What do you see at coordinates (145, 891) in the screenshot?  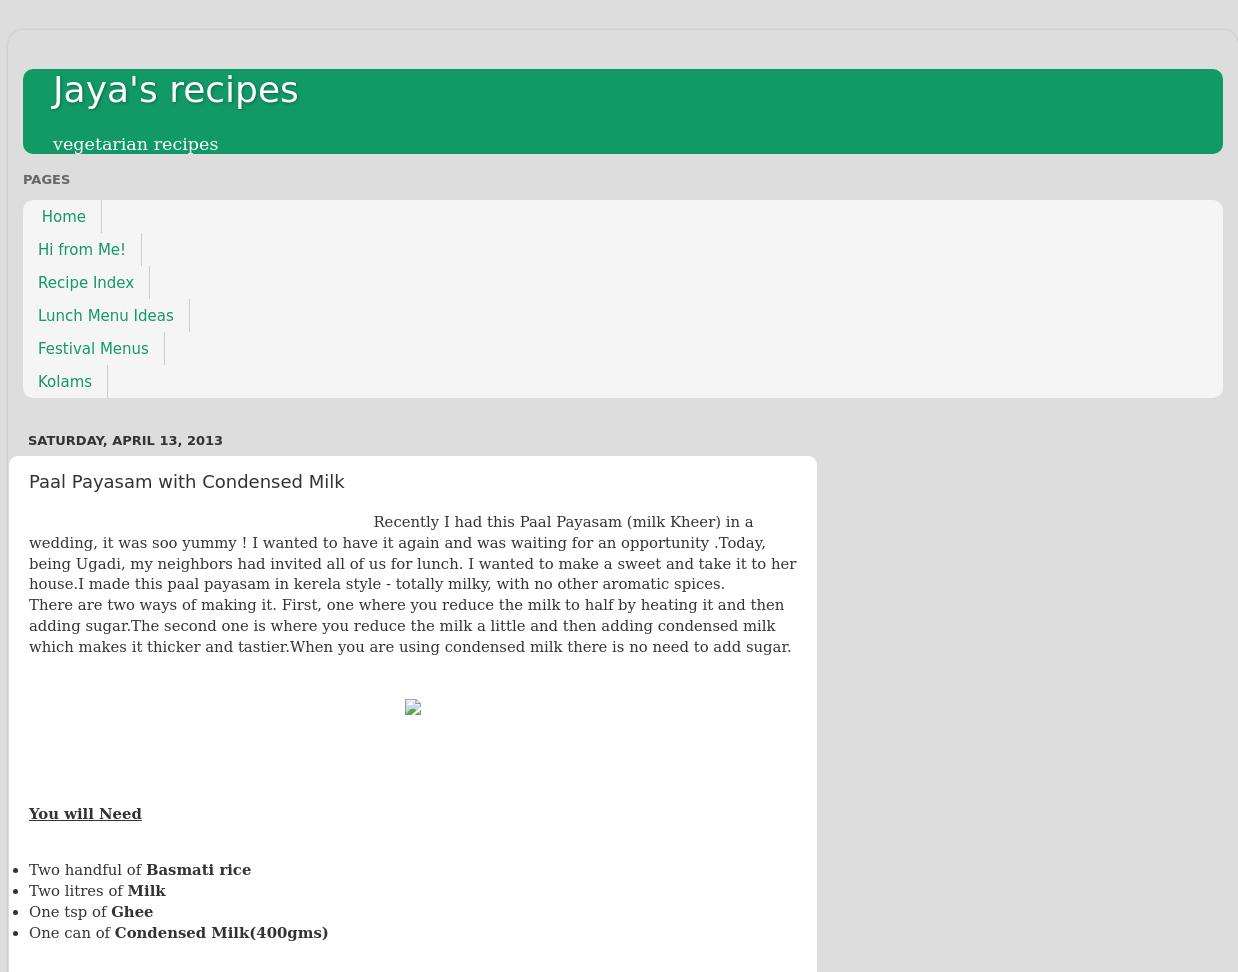 I see `'Milk'` at bounding box center [145, 891].